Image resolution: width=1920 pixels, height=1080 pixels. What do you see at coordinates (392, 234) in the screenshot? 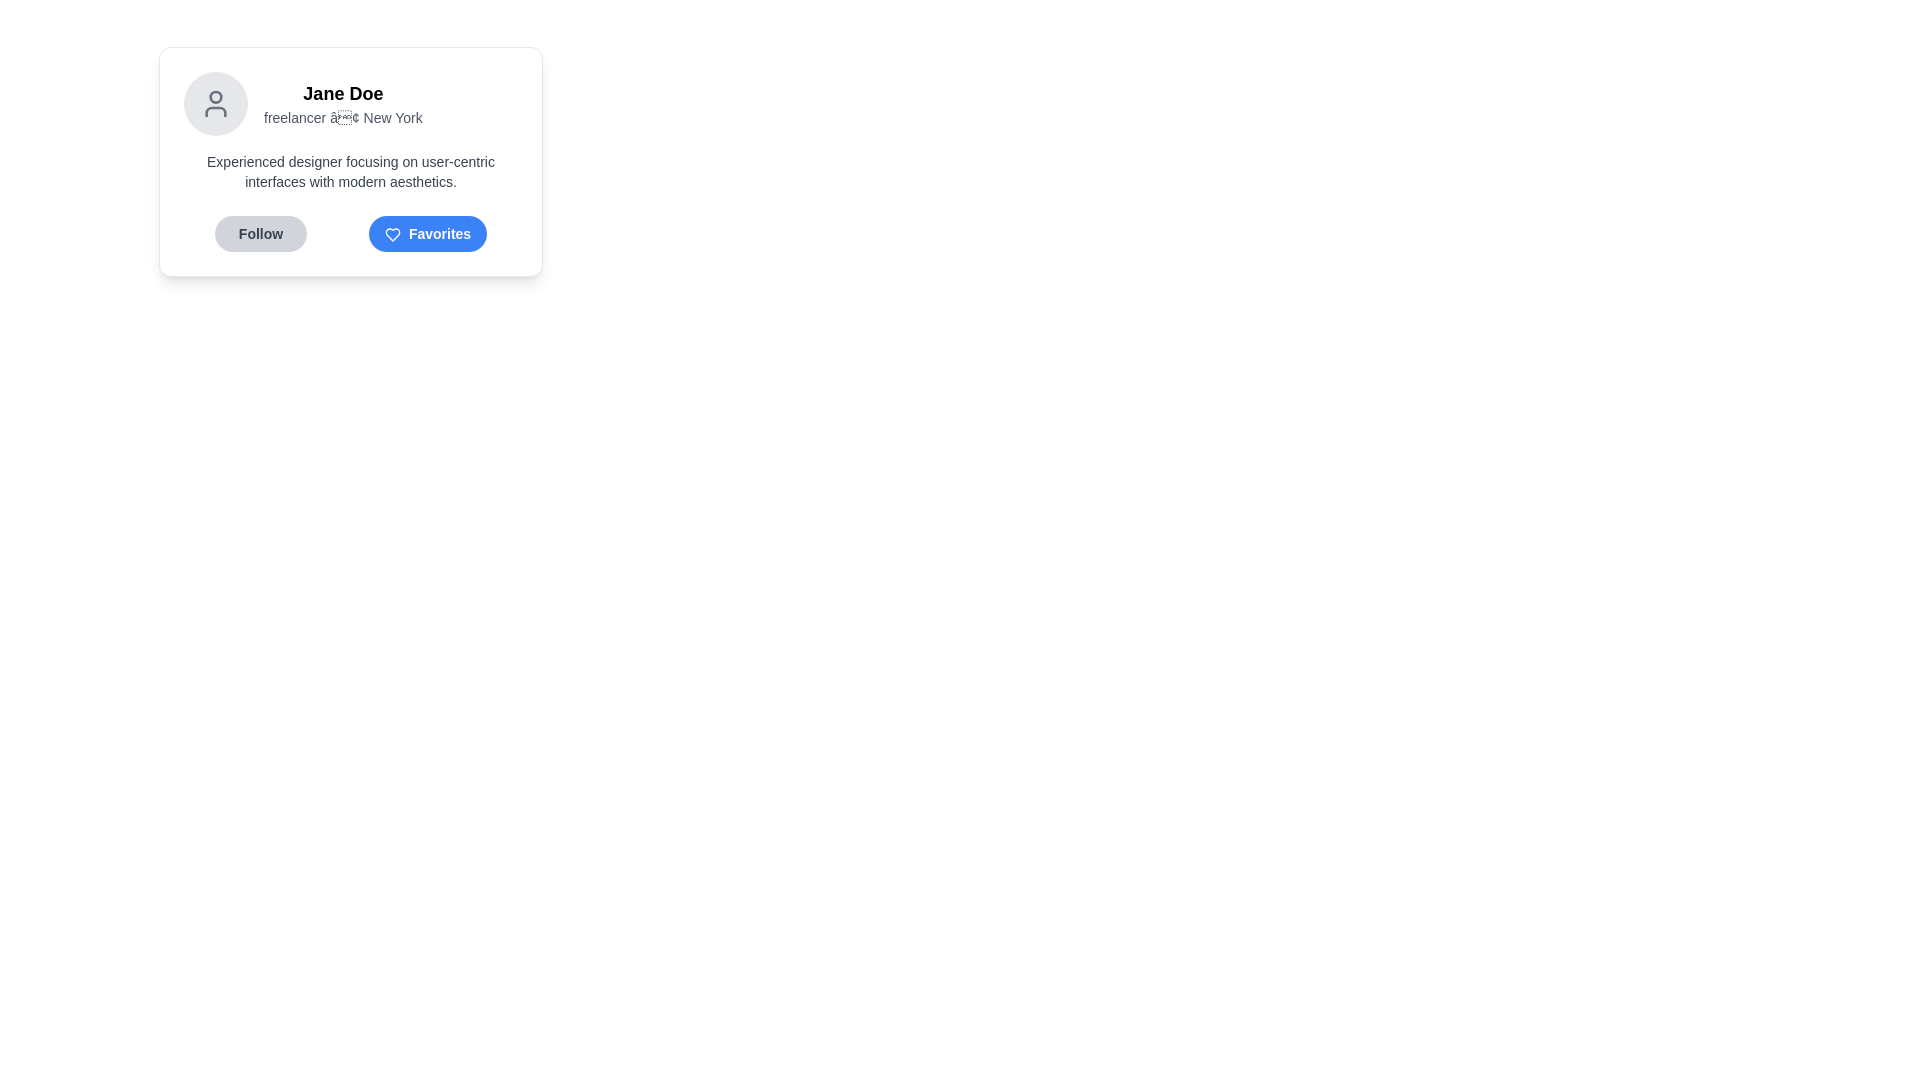
I see `the heart-shaped blue icon within the 'Favorites' button located in the bottom-right corner of the profile card for additional visual feedback` at bounding box center [392, 234].